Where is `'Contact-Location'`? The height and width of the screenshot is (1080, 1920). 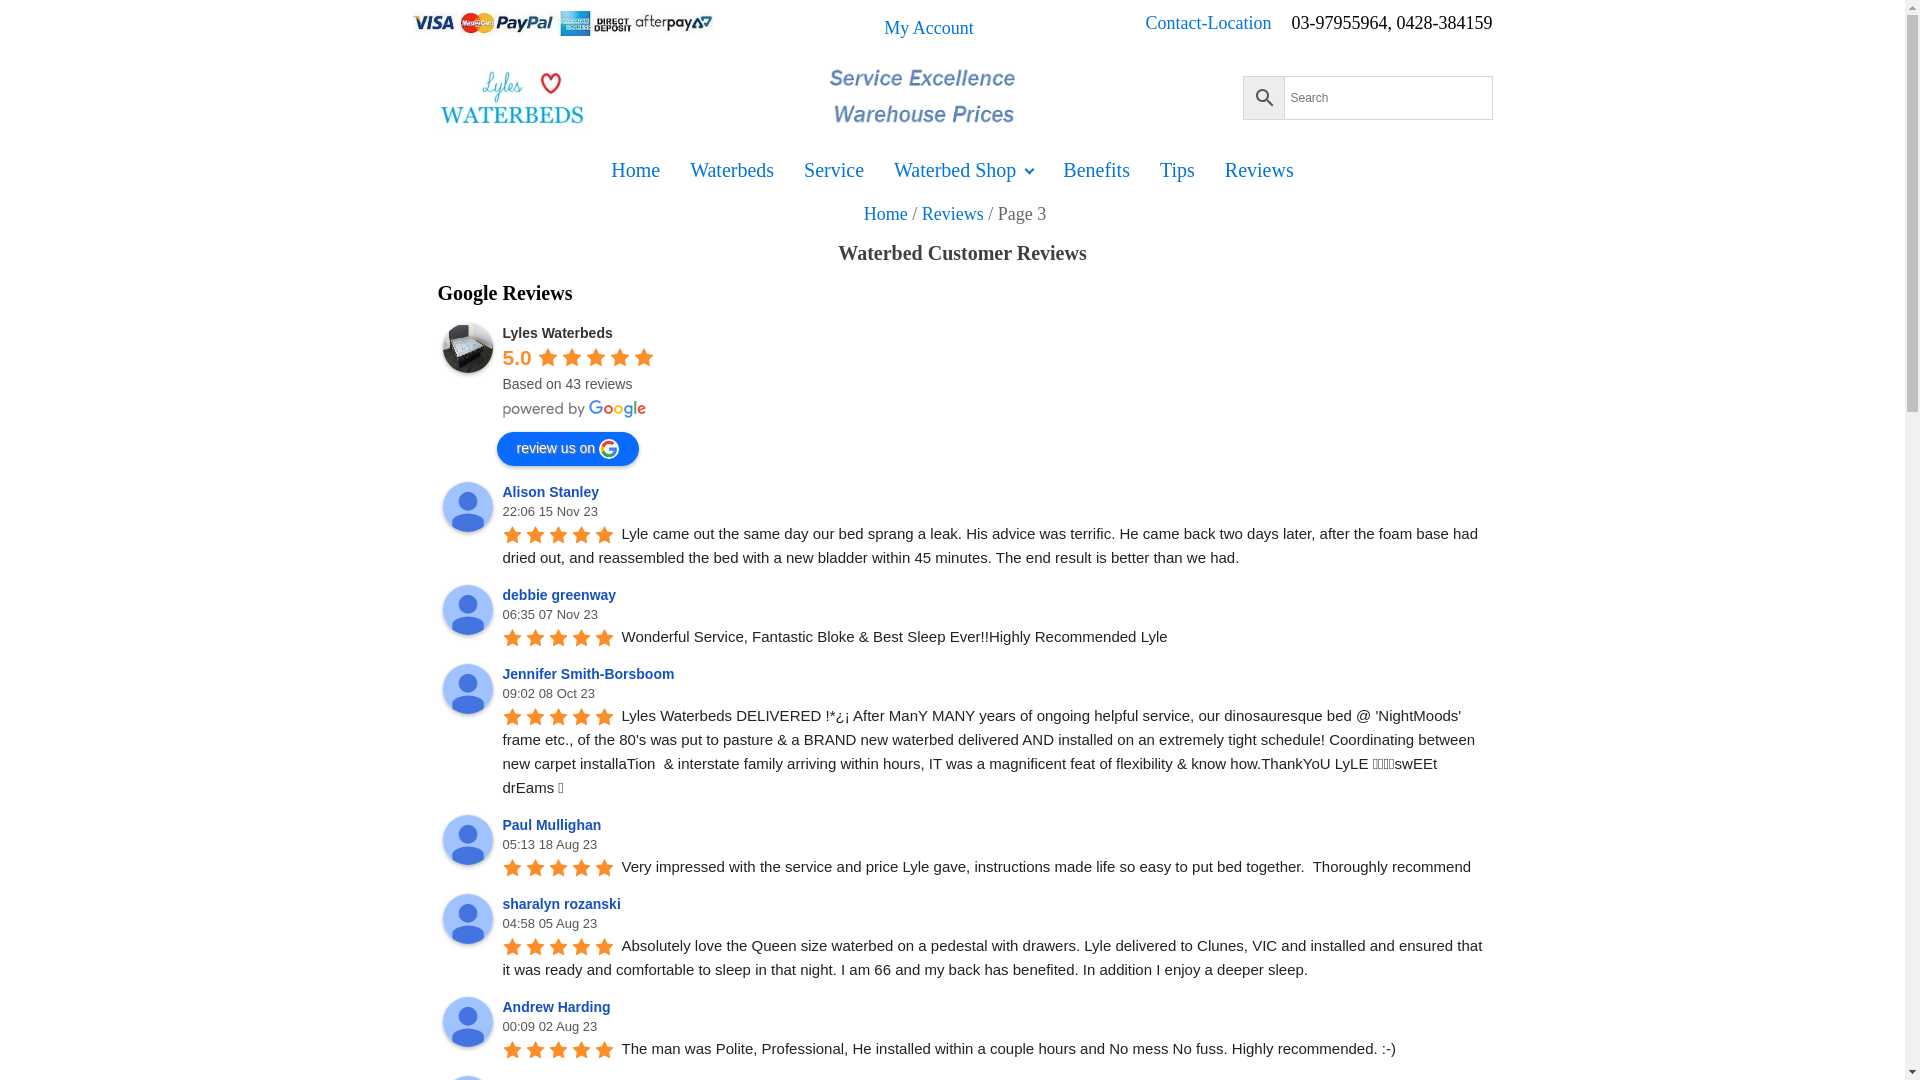
'Contact-Location' is located at coordinates (1218, 28).